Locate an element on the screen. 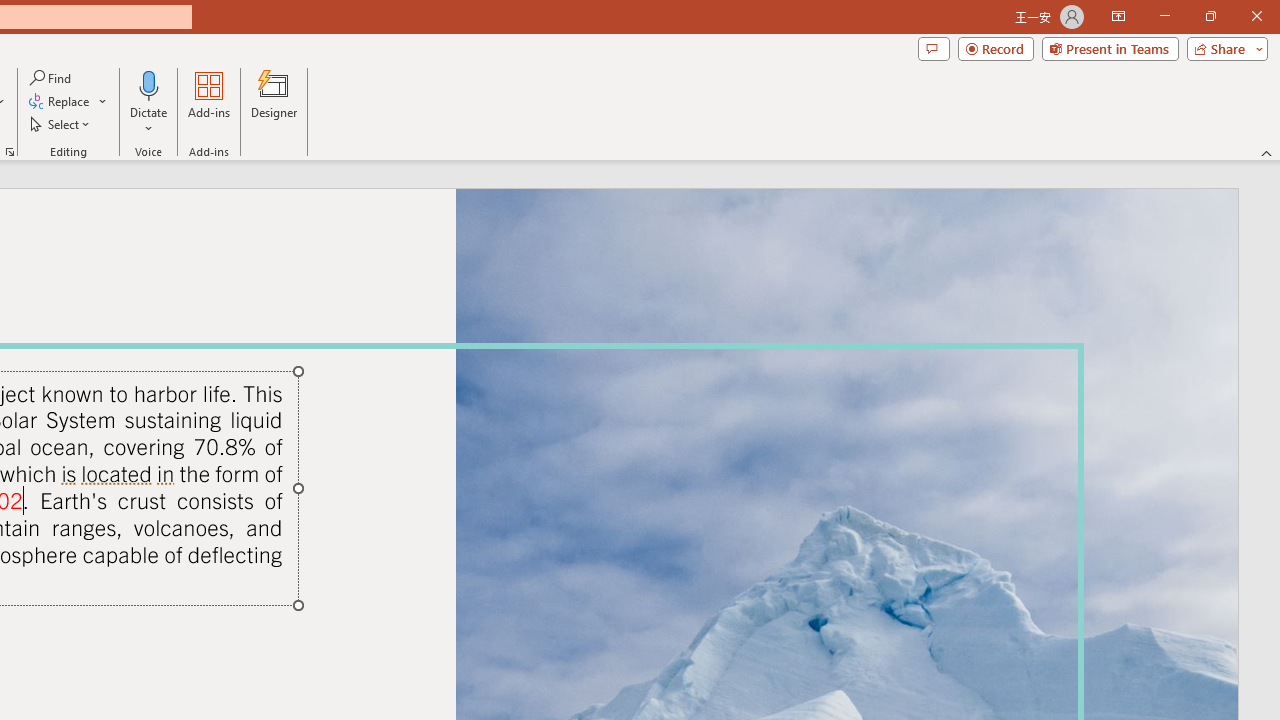 This screenshot has height=720, width=1280. 'Find...' is located at coordinates (51, 77).